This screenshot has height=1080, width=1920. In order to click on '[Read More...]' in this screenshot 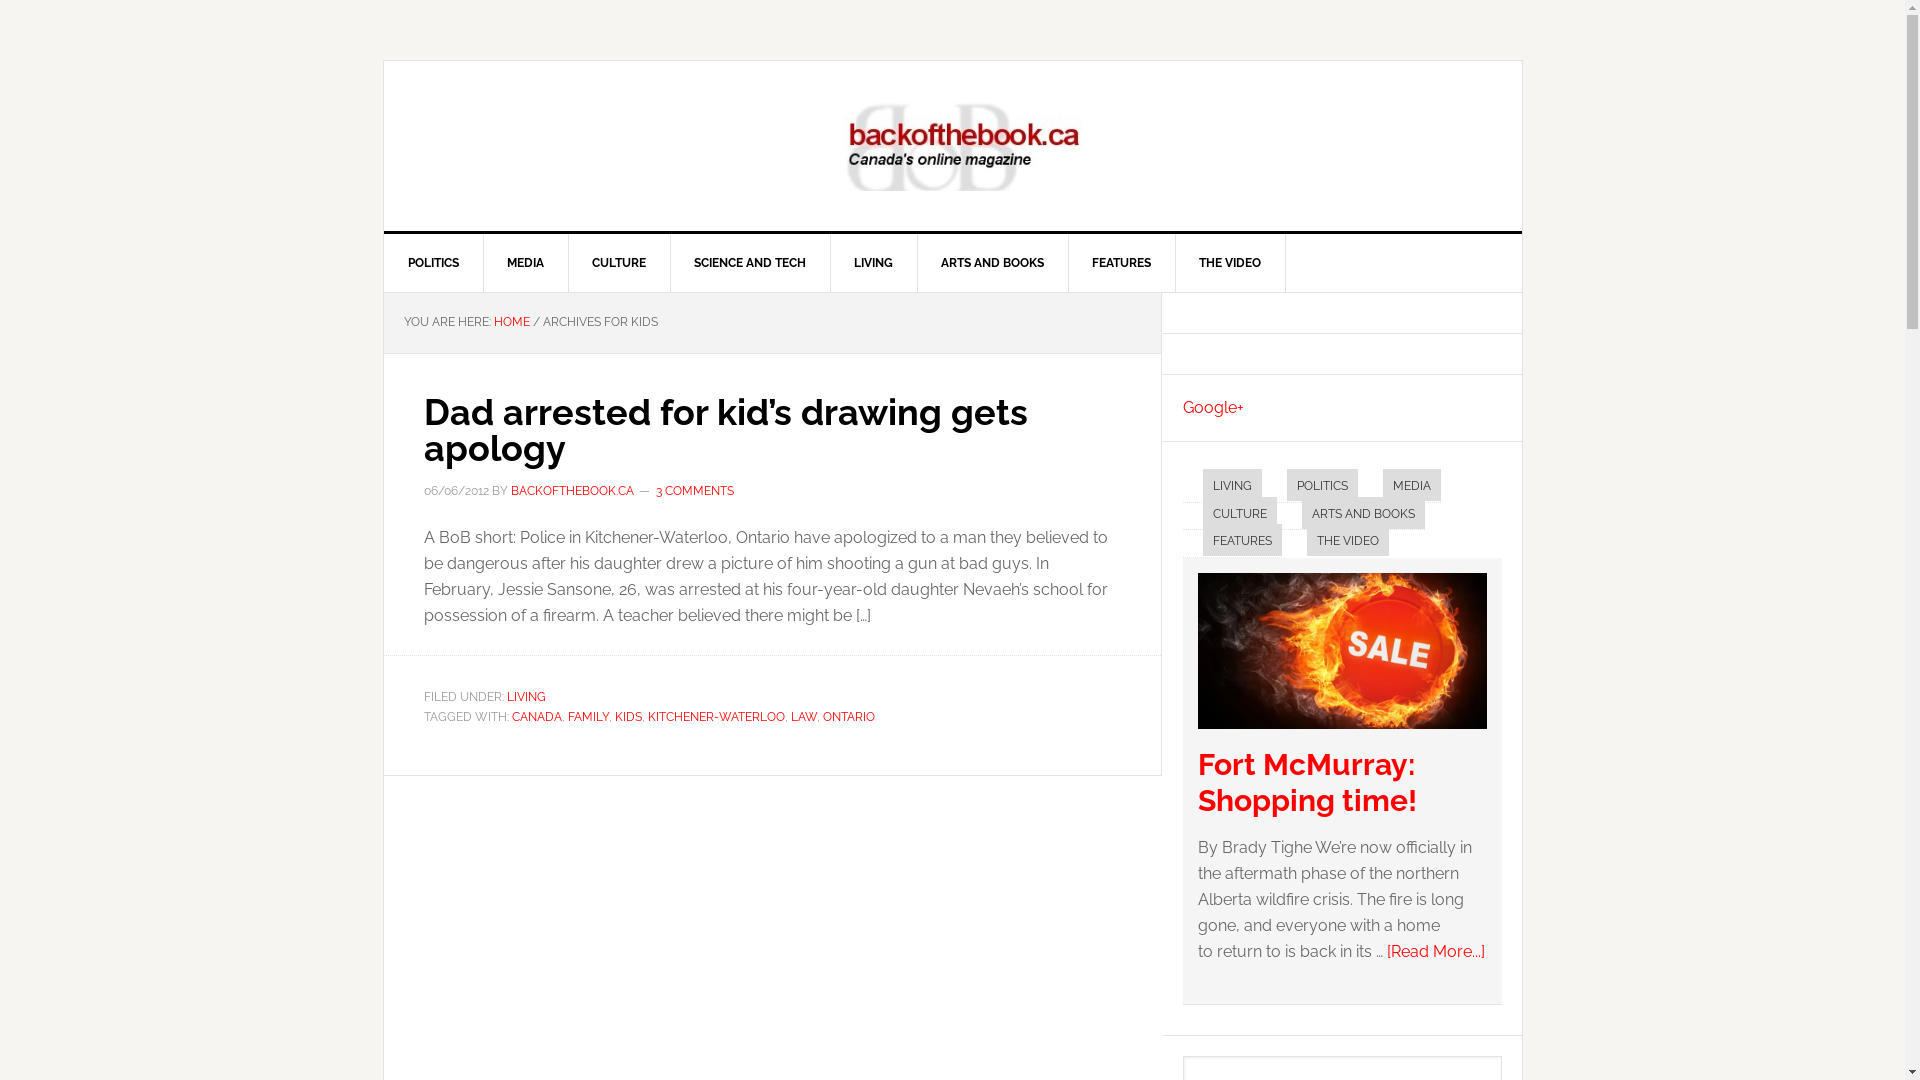, I will do `click(1434, 950)`.